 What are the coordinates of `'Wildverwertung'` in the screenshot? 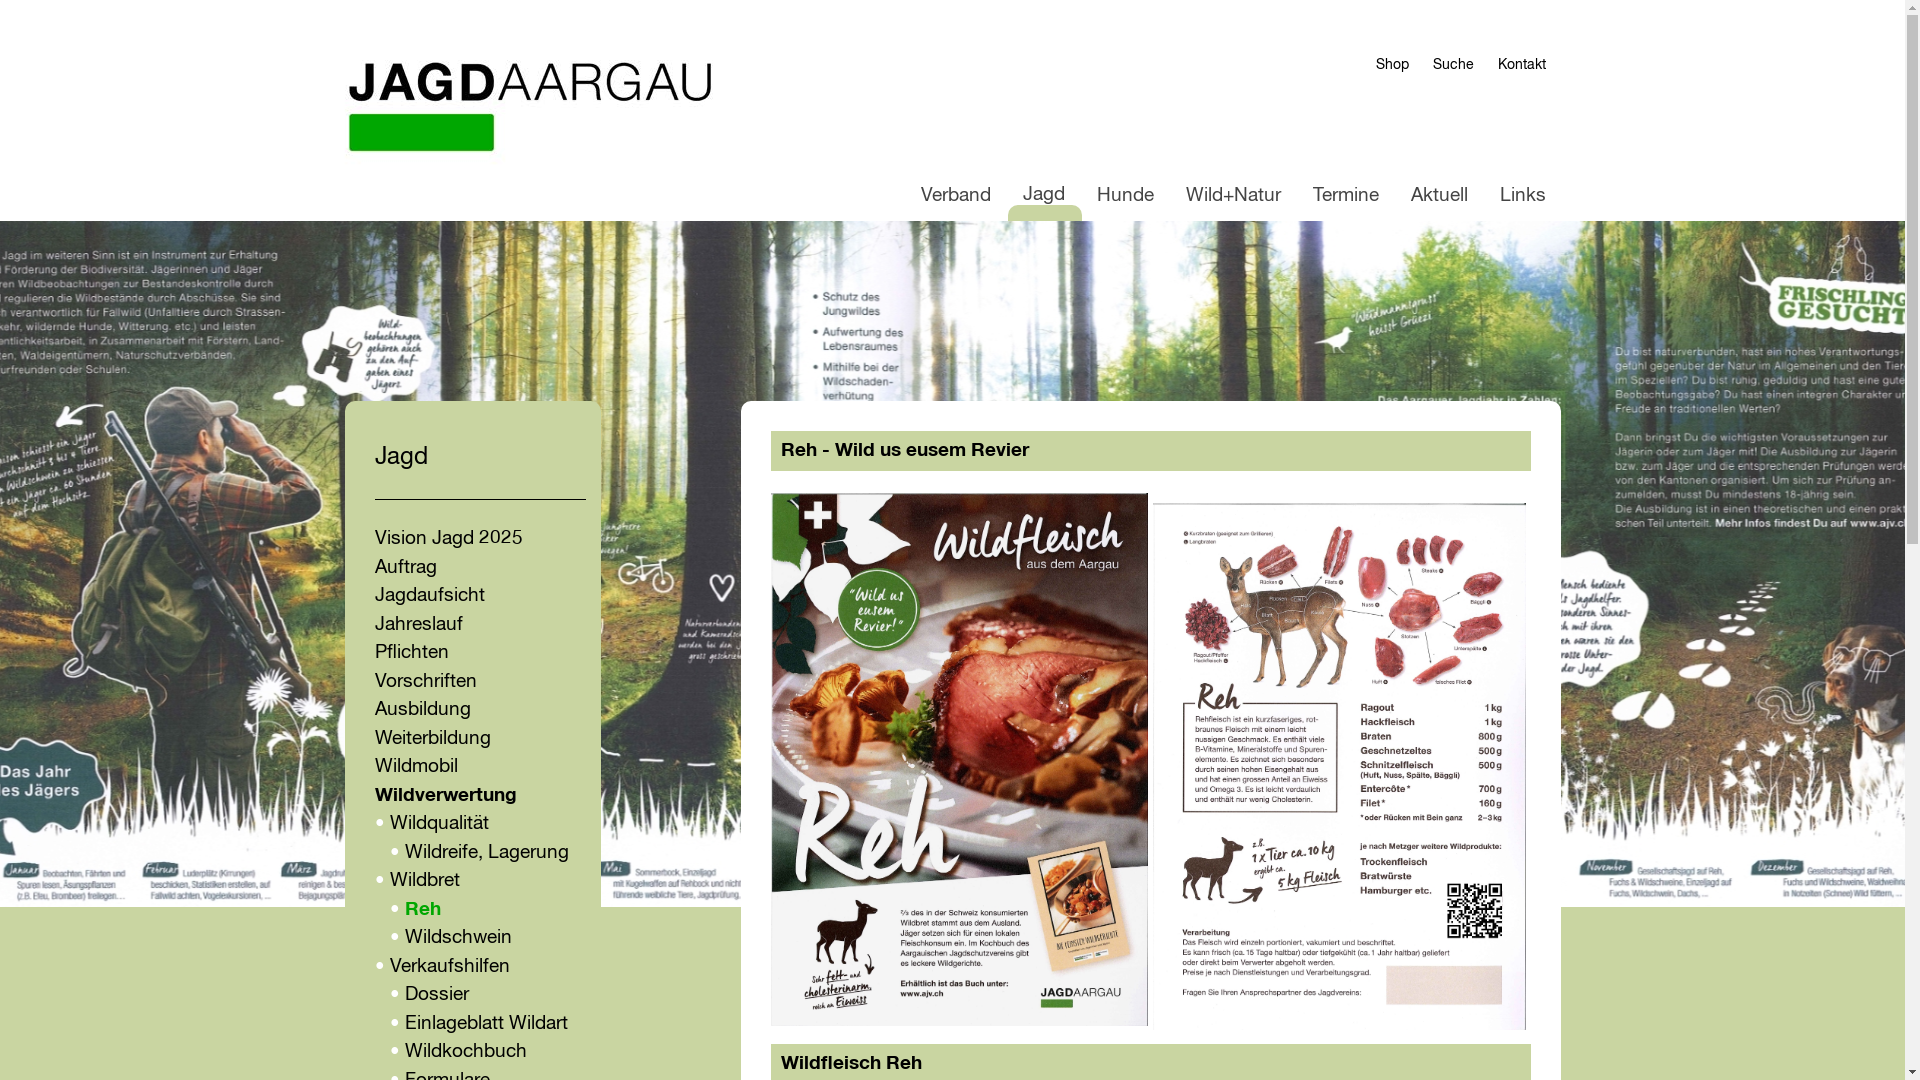 It's located at (444, 794).